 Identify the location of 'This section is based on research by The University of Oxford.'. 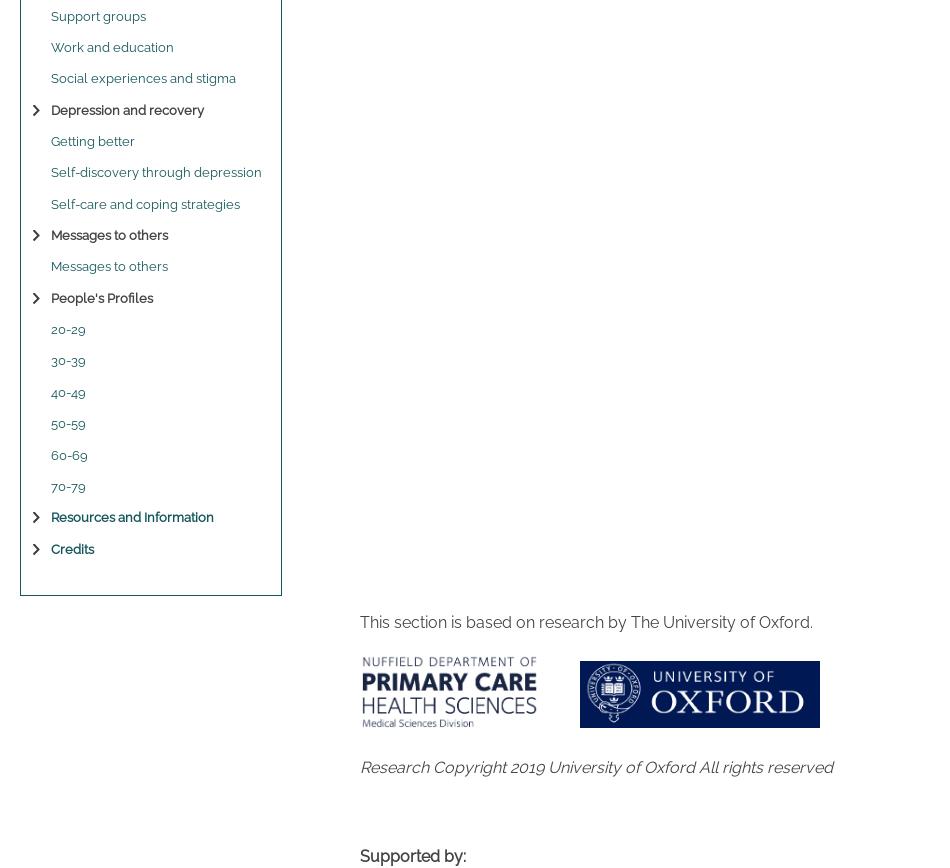
(586, 622).